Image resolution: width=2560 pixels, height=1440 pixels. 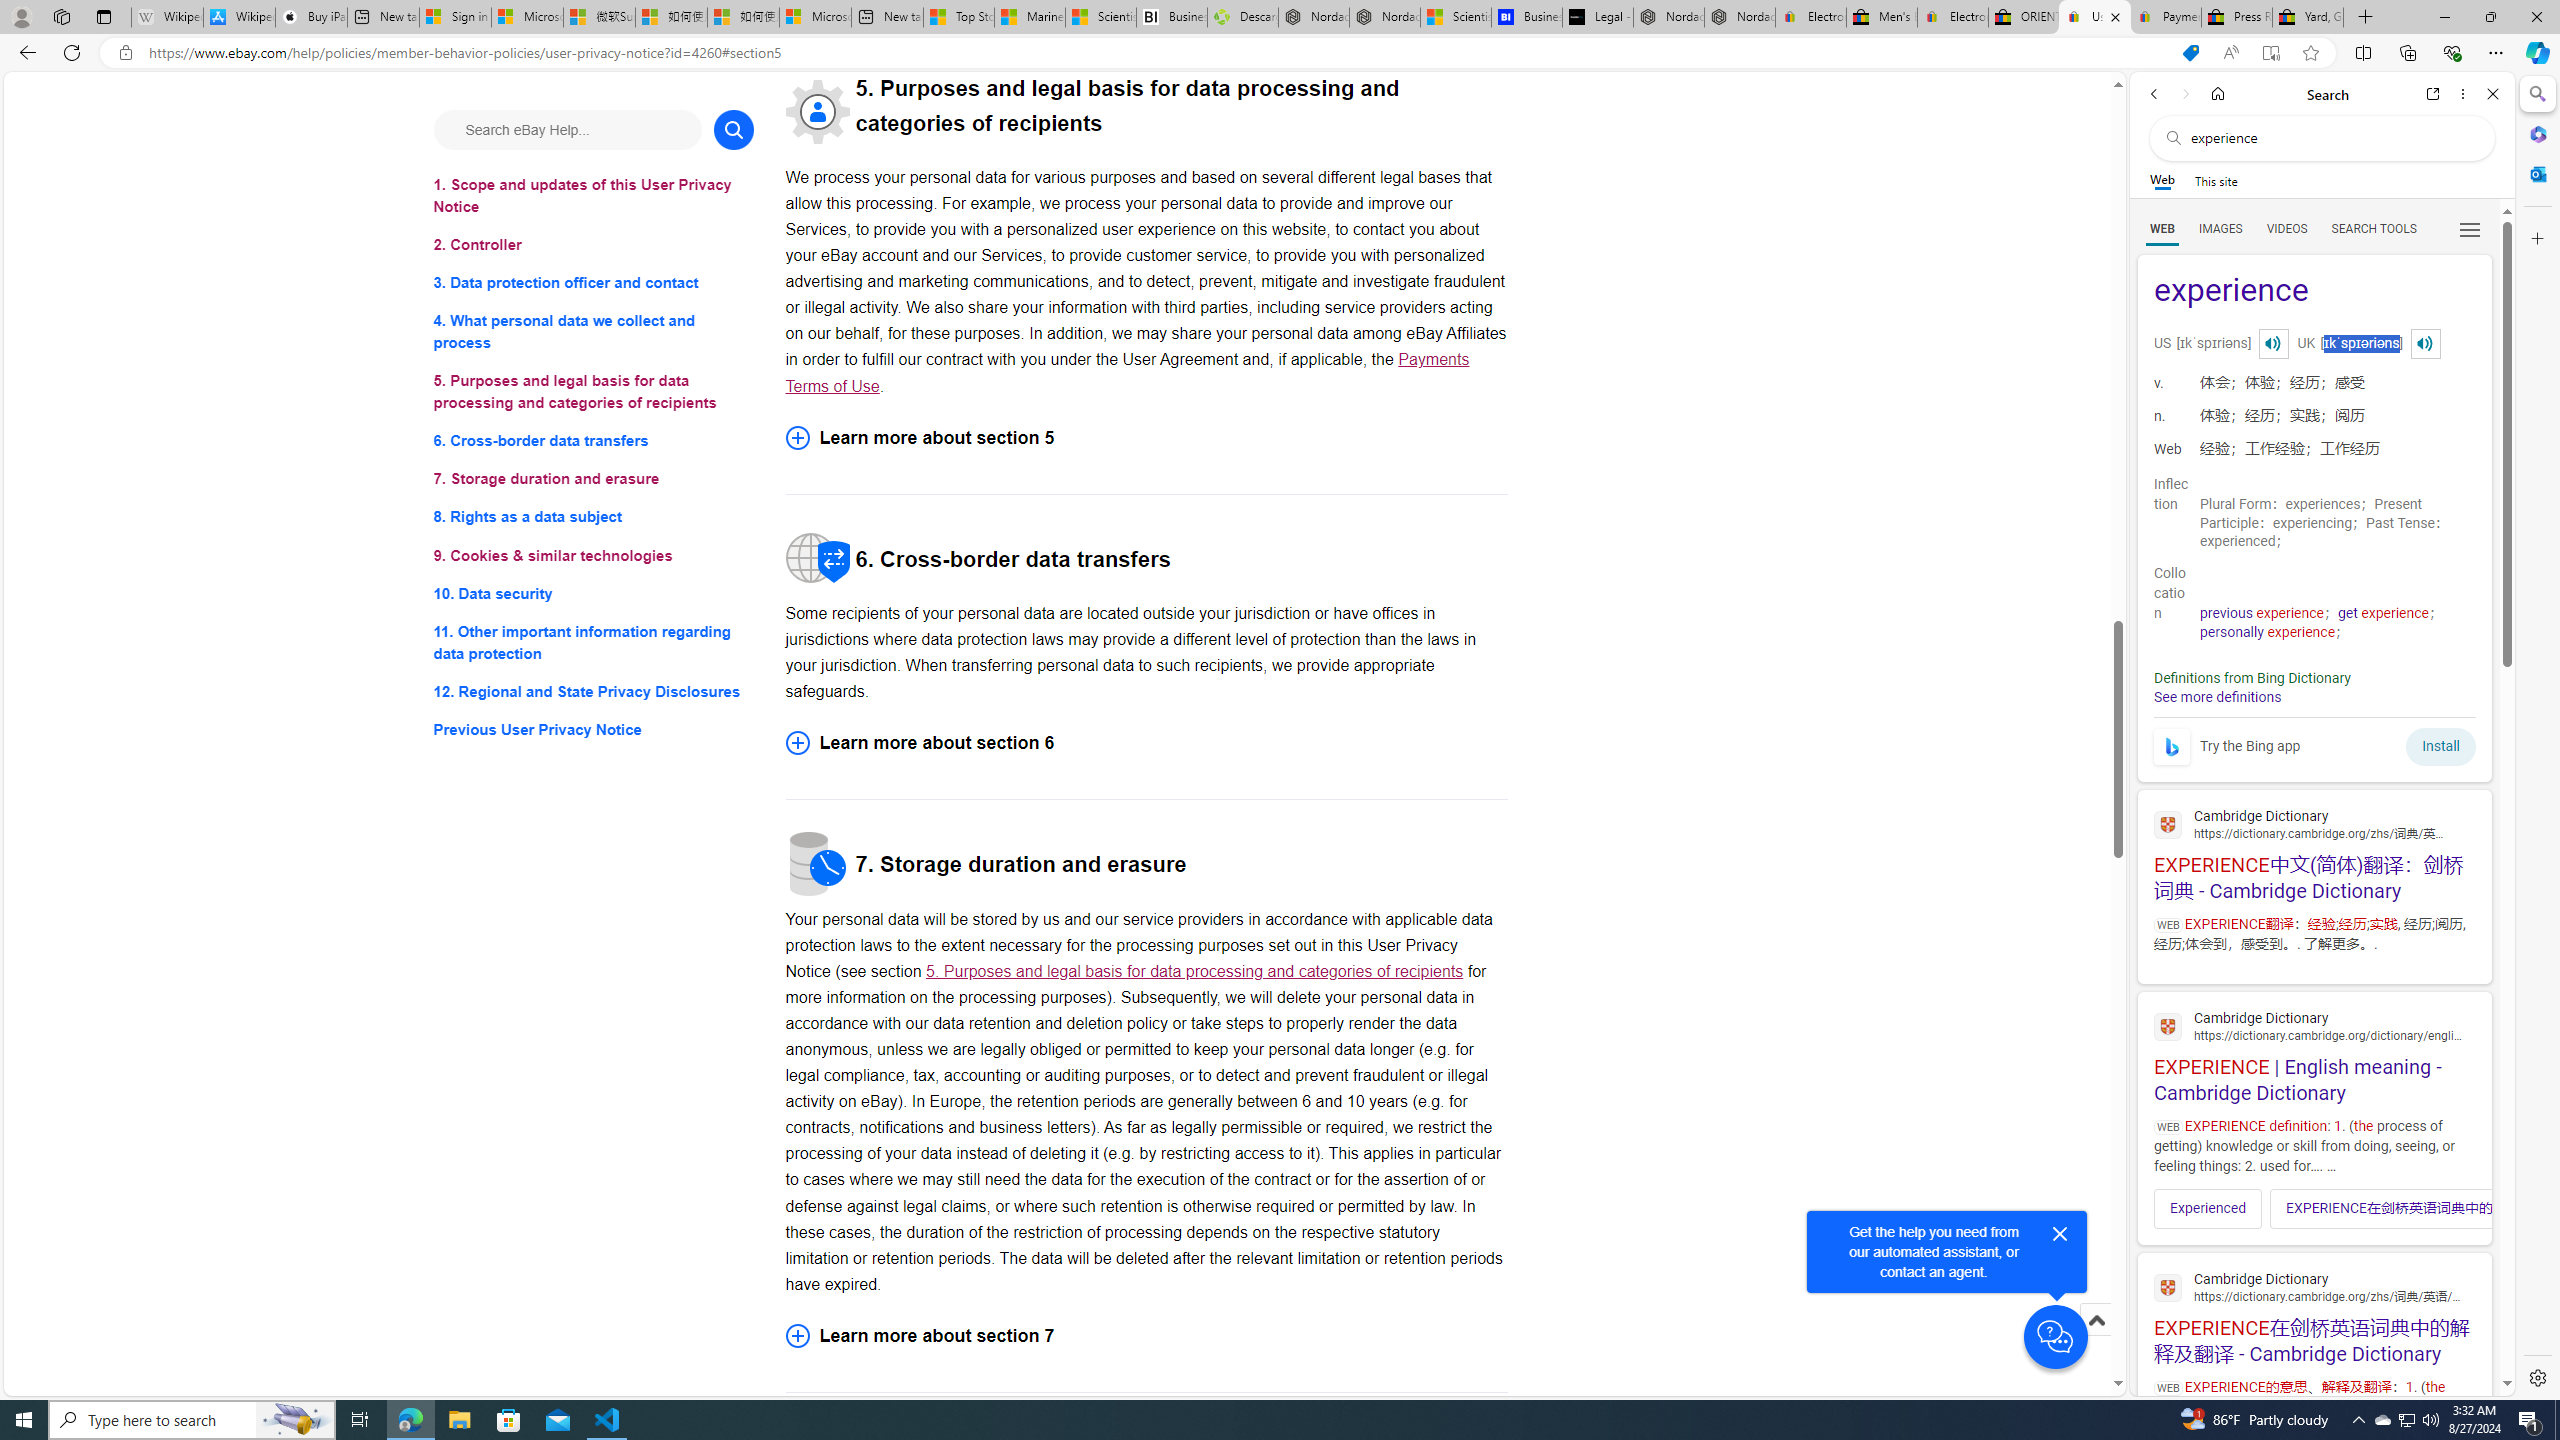 I want to click on 'Search eBay Help...', so click(x=566, y=129).